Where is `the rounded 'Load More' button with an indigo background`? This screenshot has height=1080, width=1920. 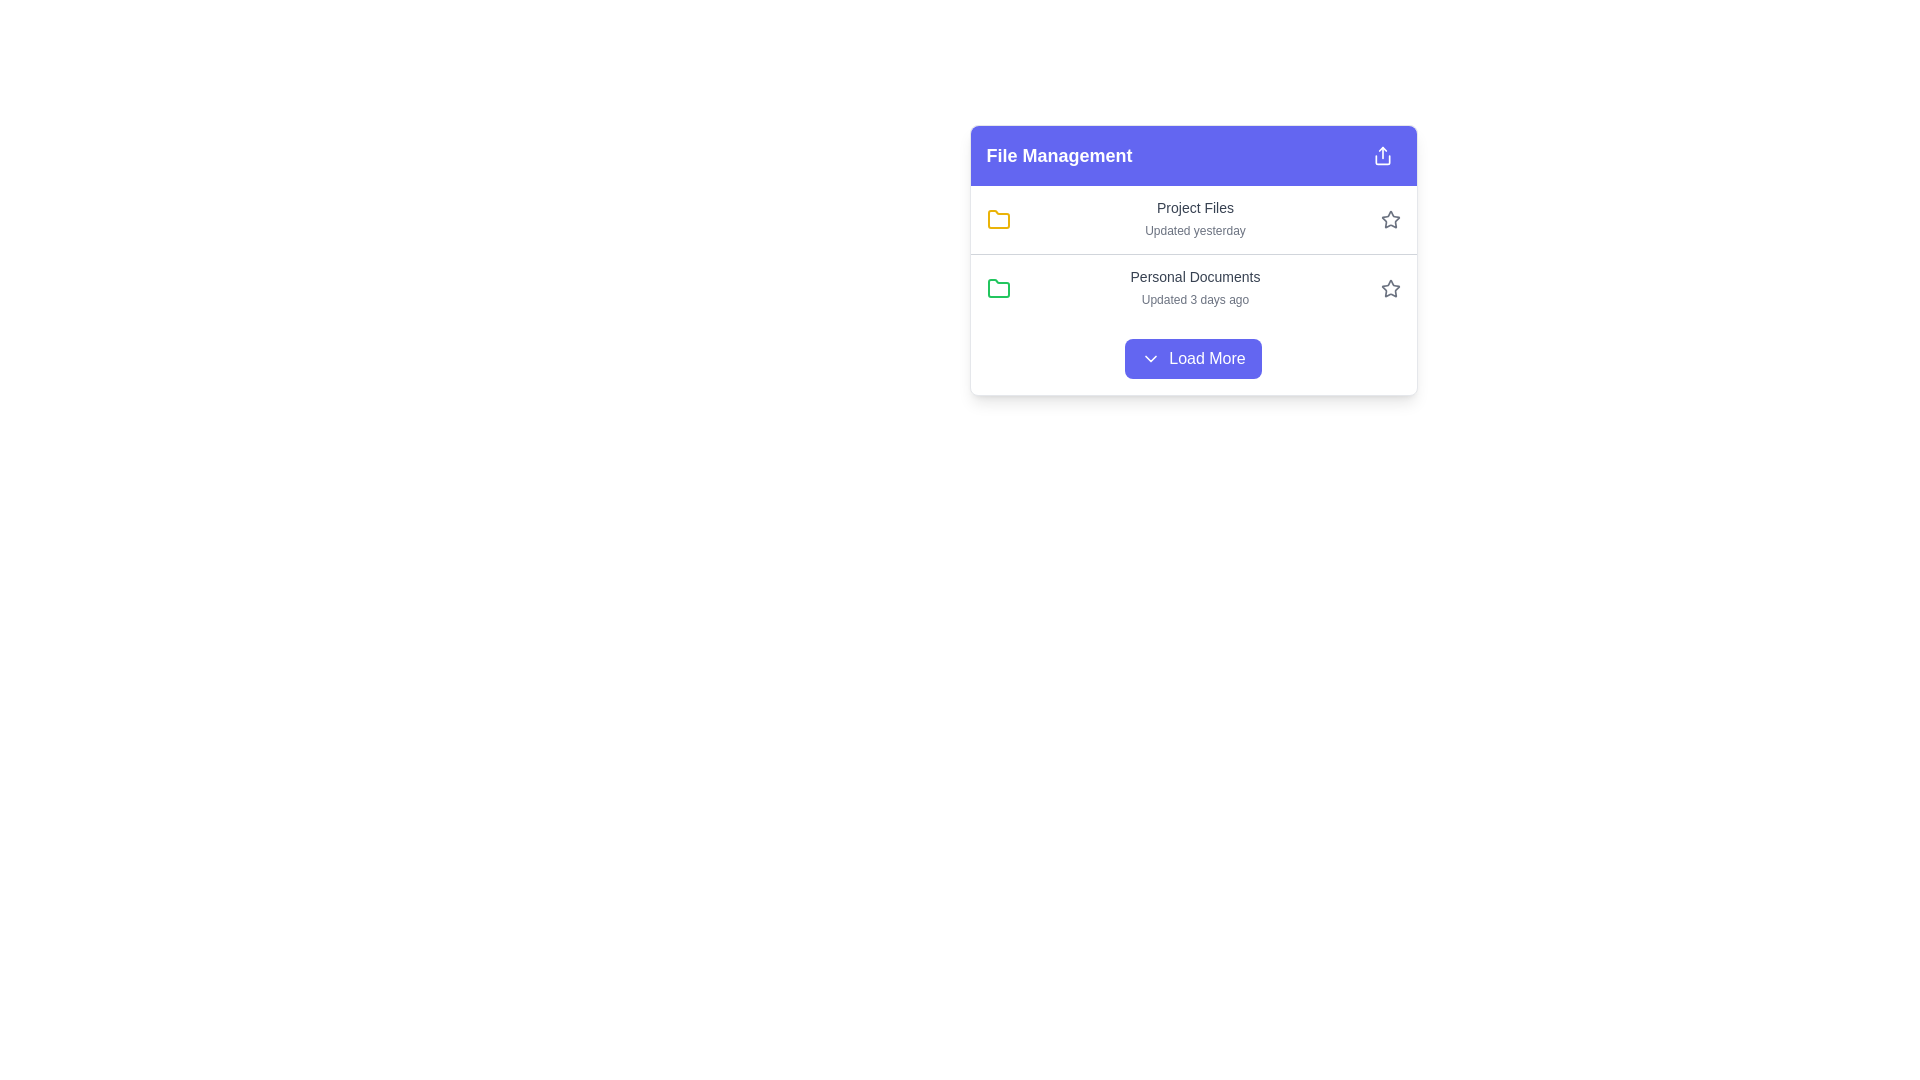
the rounded 'Load More' button with an indigo background is located at coordinates (1193, 357).